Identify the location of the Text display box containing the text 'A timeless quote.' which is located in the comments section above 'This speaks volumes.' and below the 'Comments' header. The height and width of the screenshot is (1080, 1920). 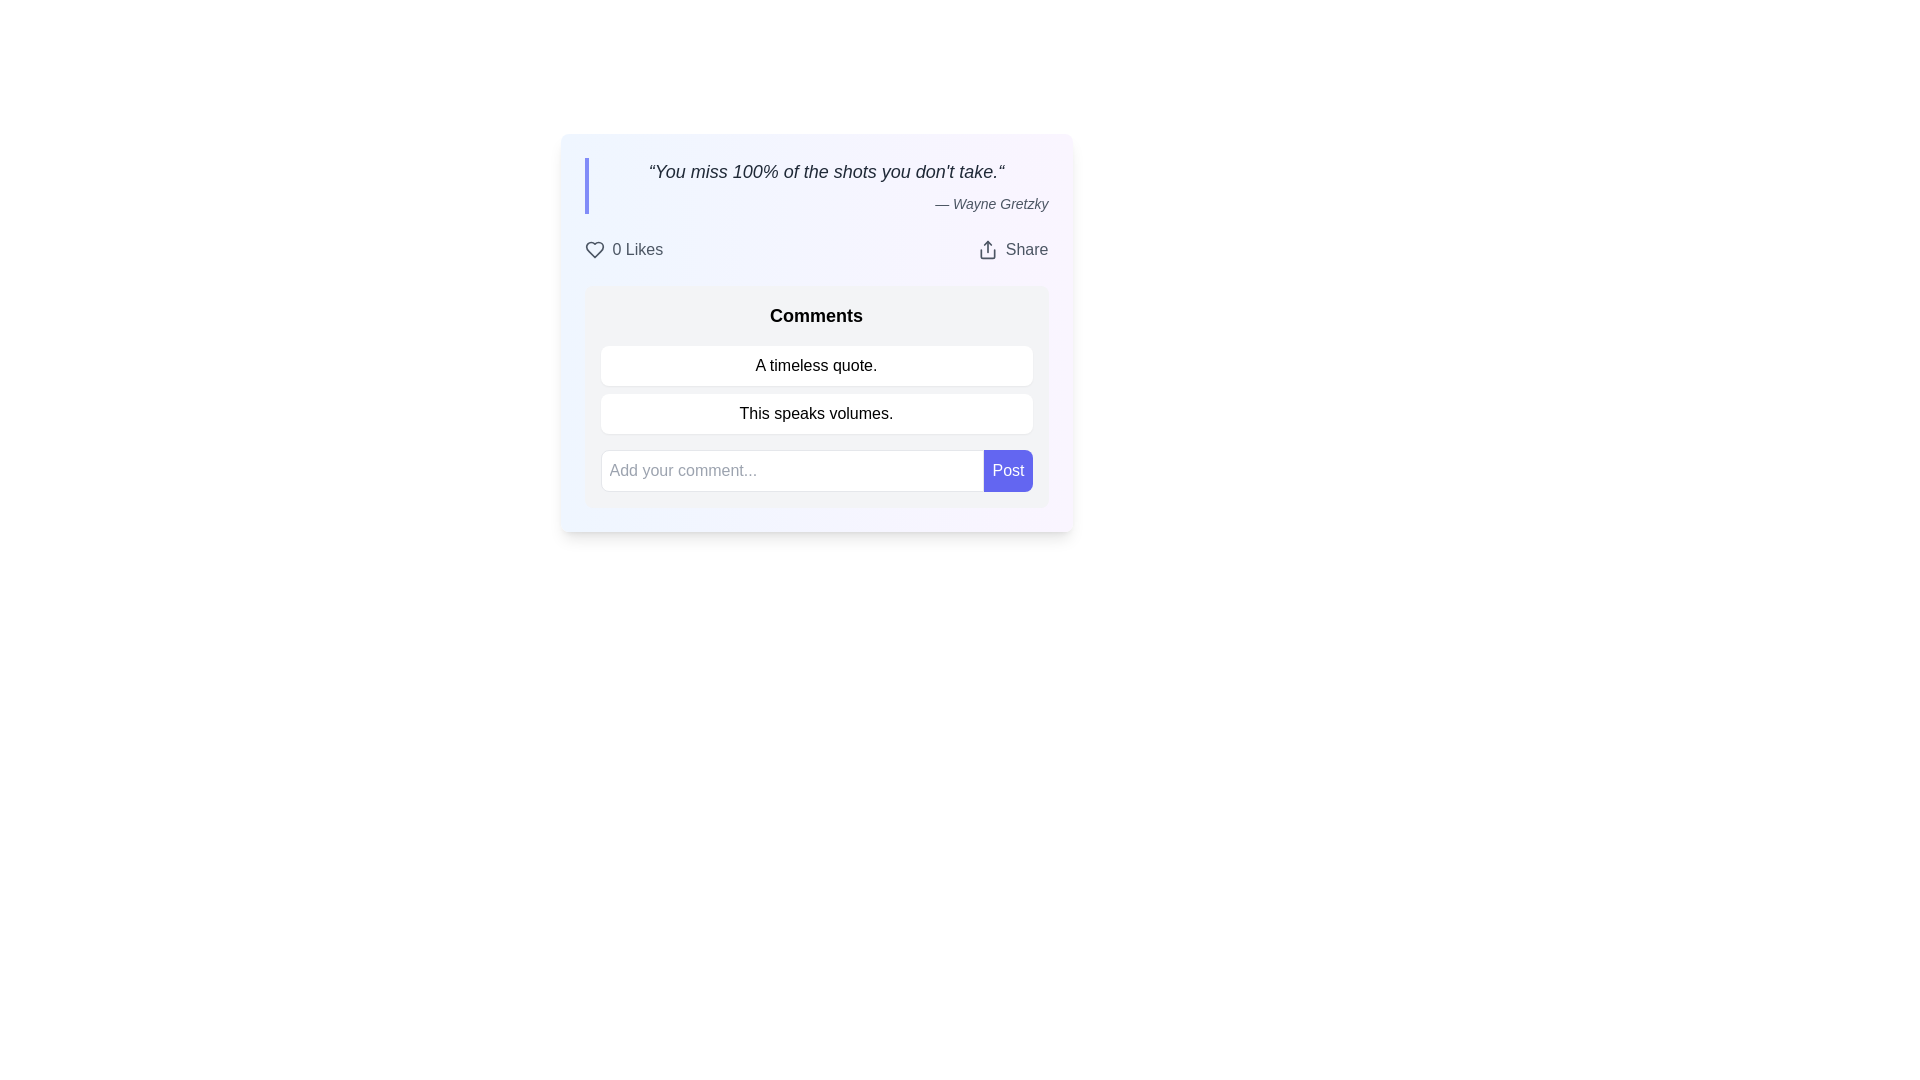
(816, 366).